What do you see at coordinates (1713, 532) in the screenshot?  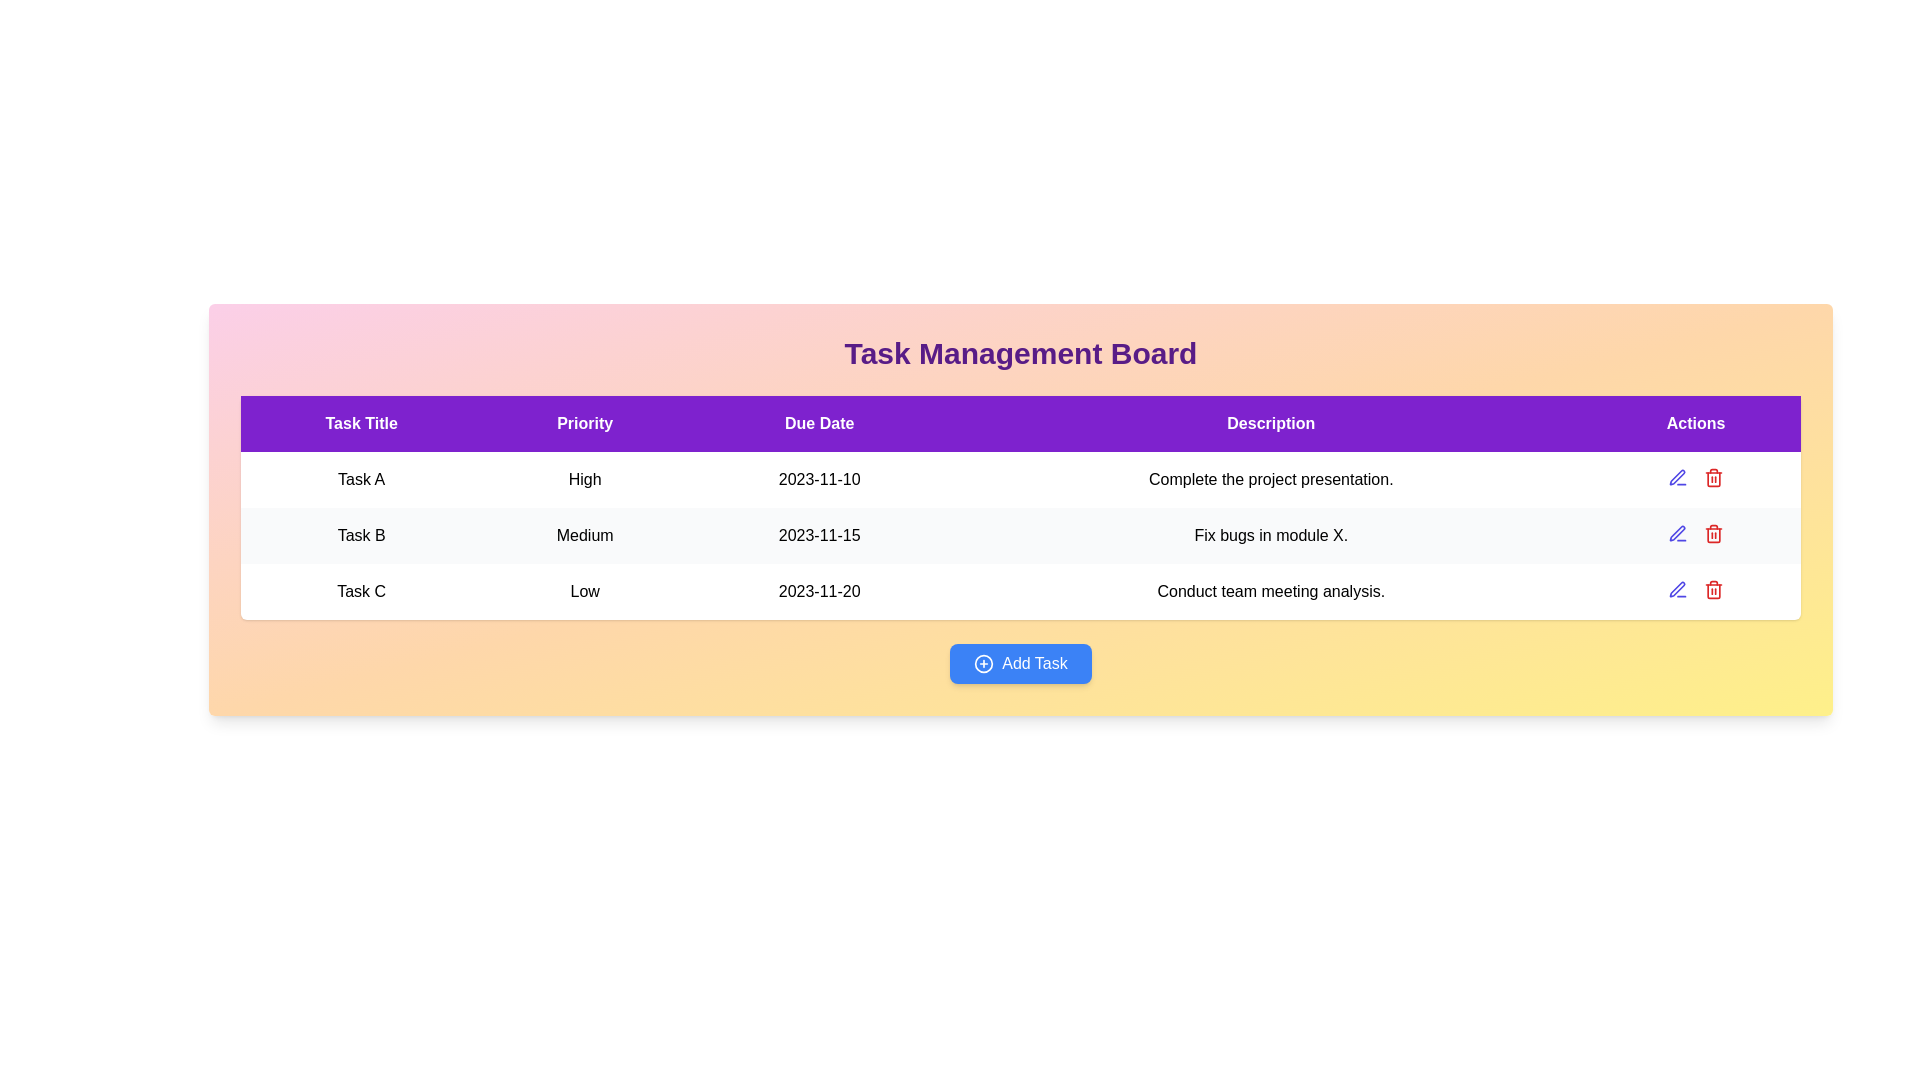 I see `the delete icon button located in the third row of the 'Actions' column of the task table` at bounding box center [1713, 532].